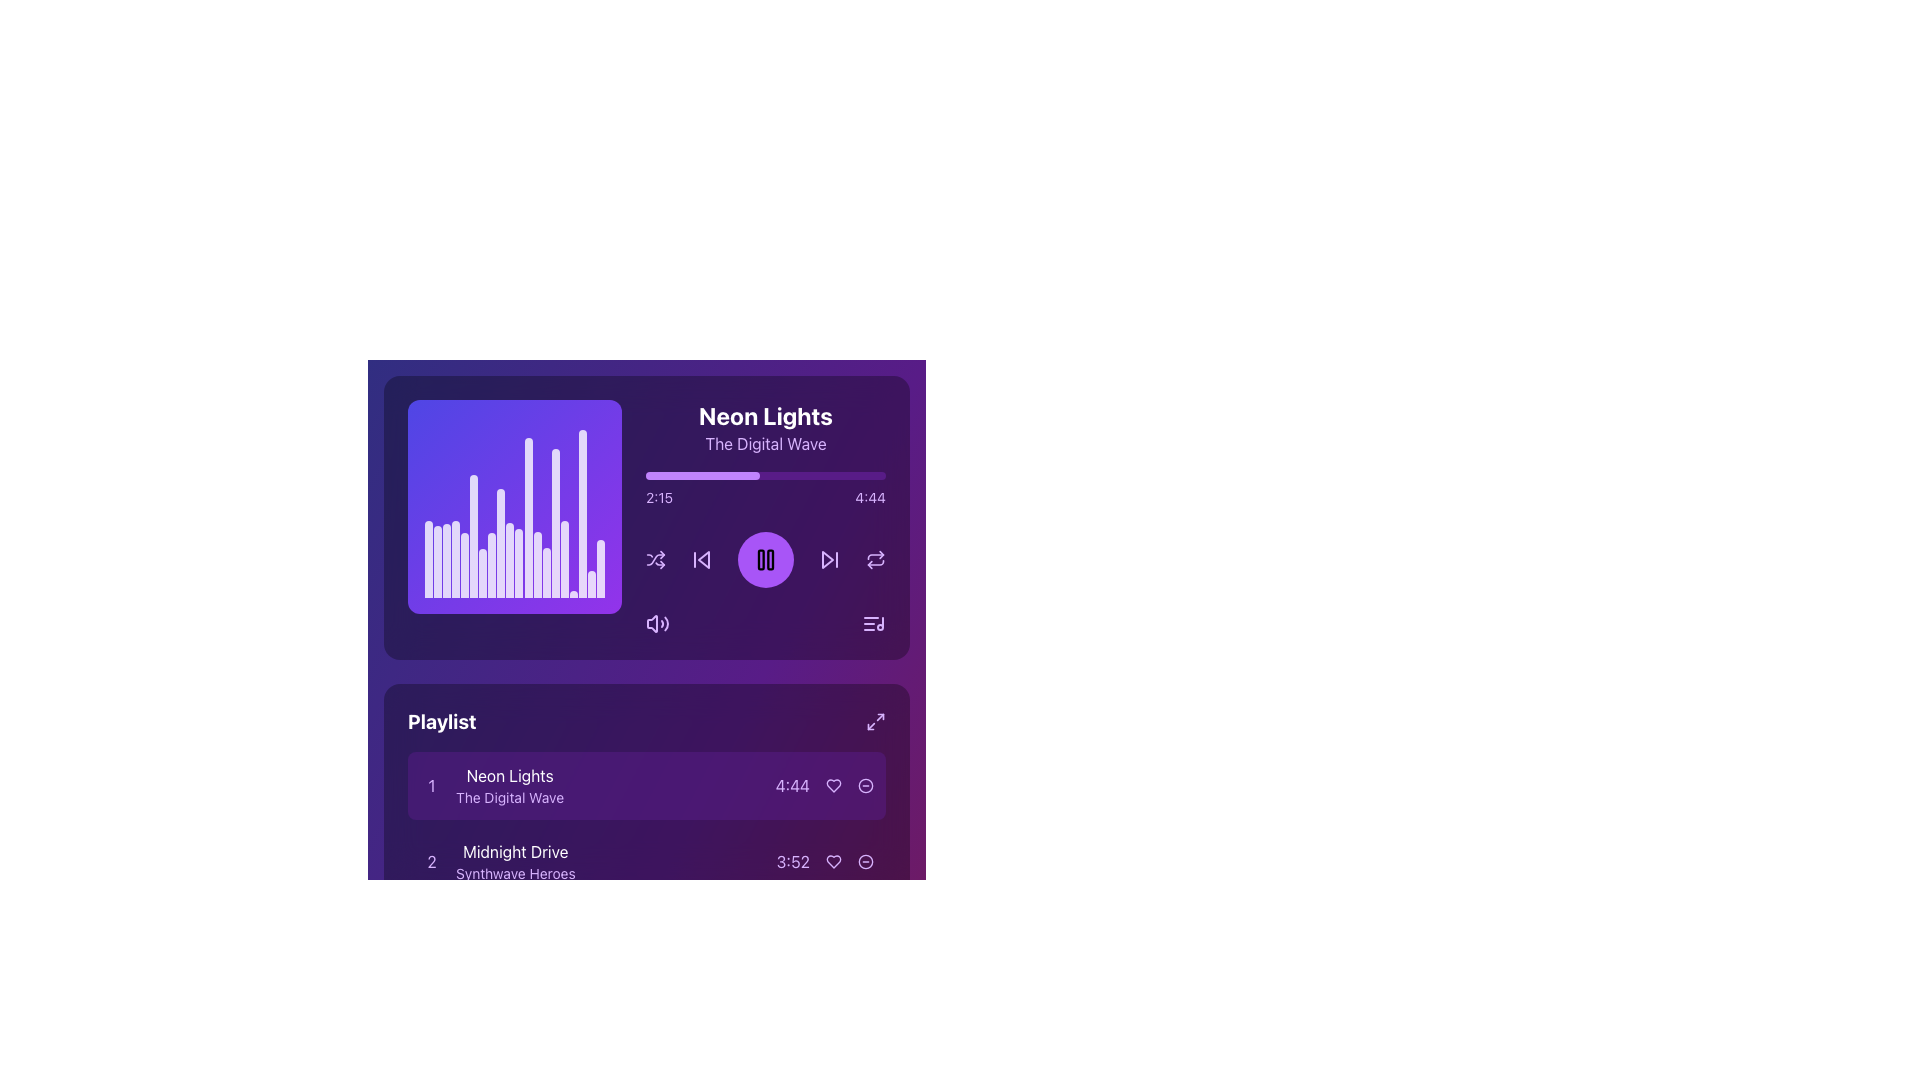  What do you see at coordinates (825, 860) in the screenshot?
I see `the purple text label displaying '3:52' located in the second row of the playlist section in the music player interface, next to the heart icon` at bounding box center [825, 860].